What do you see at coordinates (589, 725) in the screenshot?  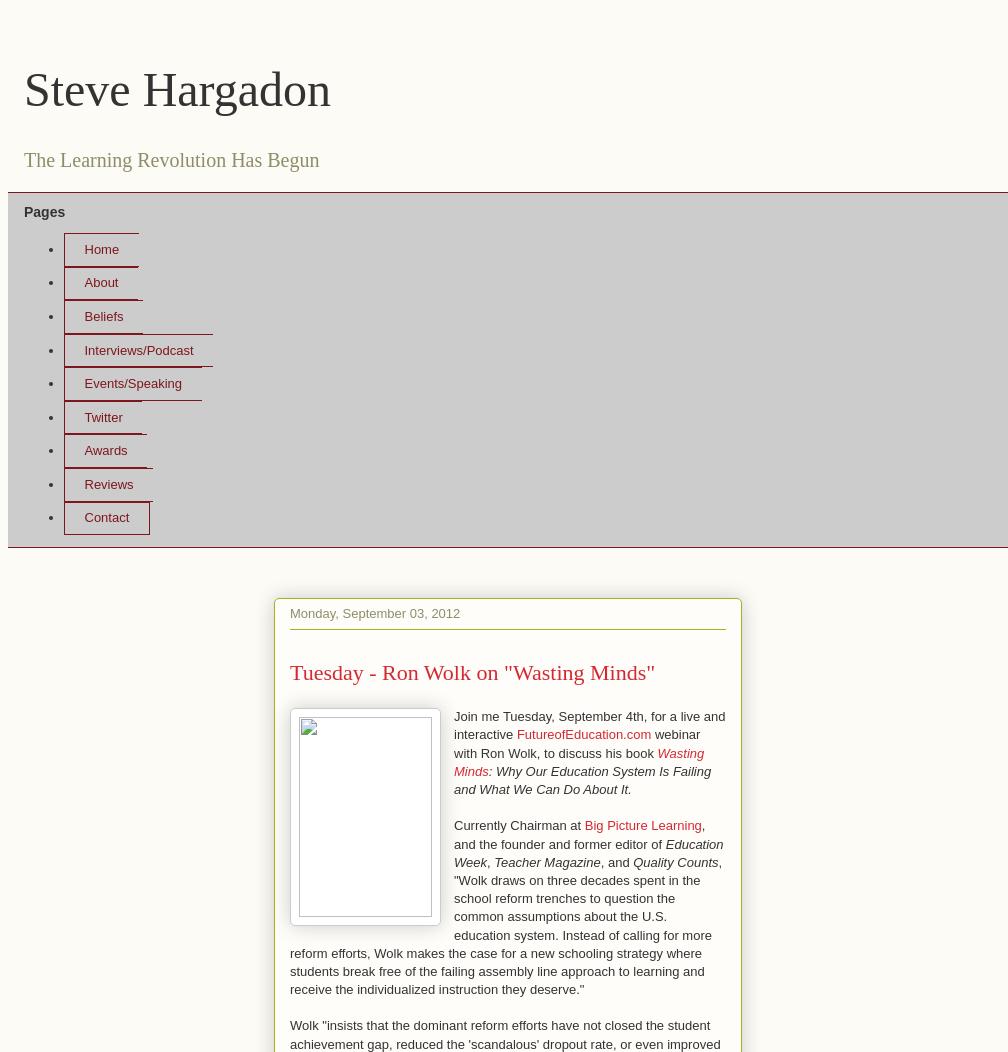 I see `'Join me Tuesday, September 4th, for a live and interactive'` at bounding box center [589, 725].